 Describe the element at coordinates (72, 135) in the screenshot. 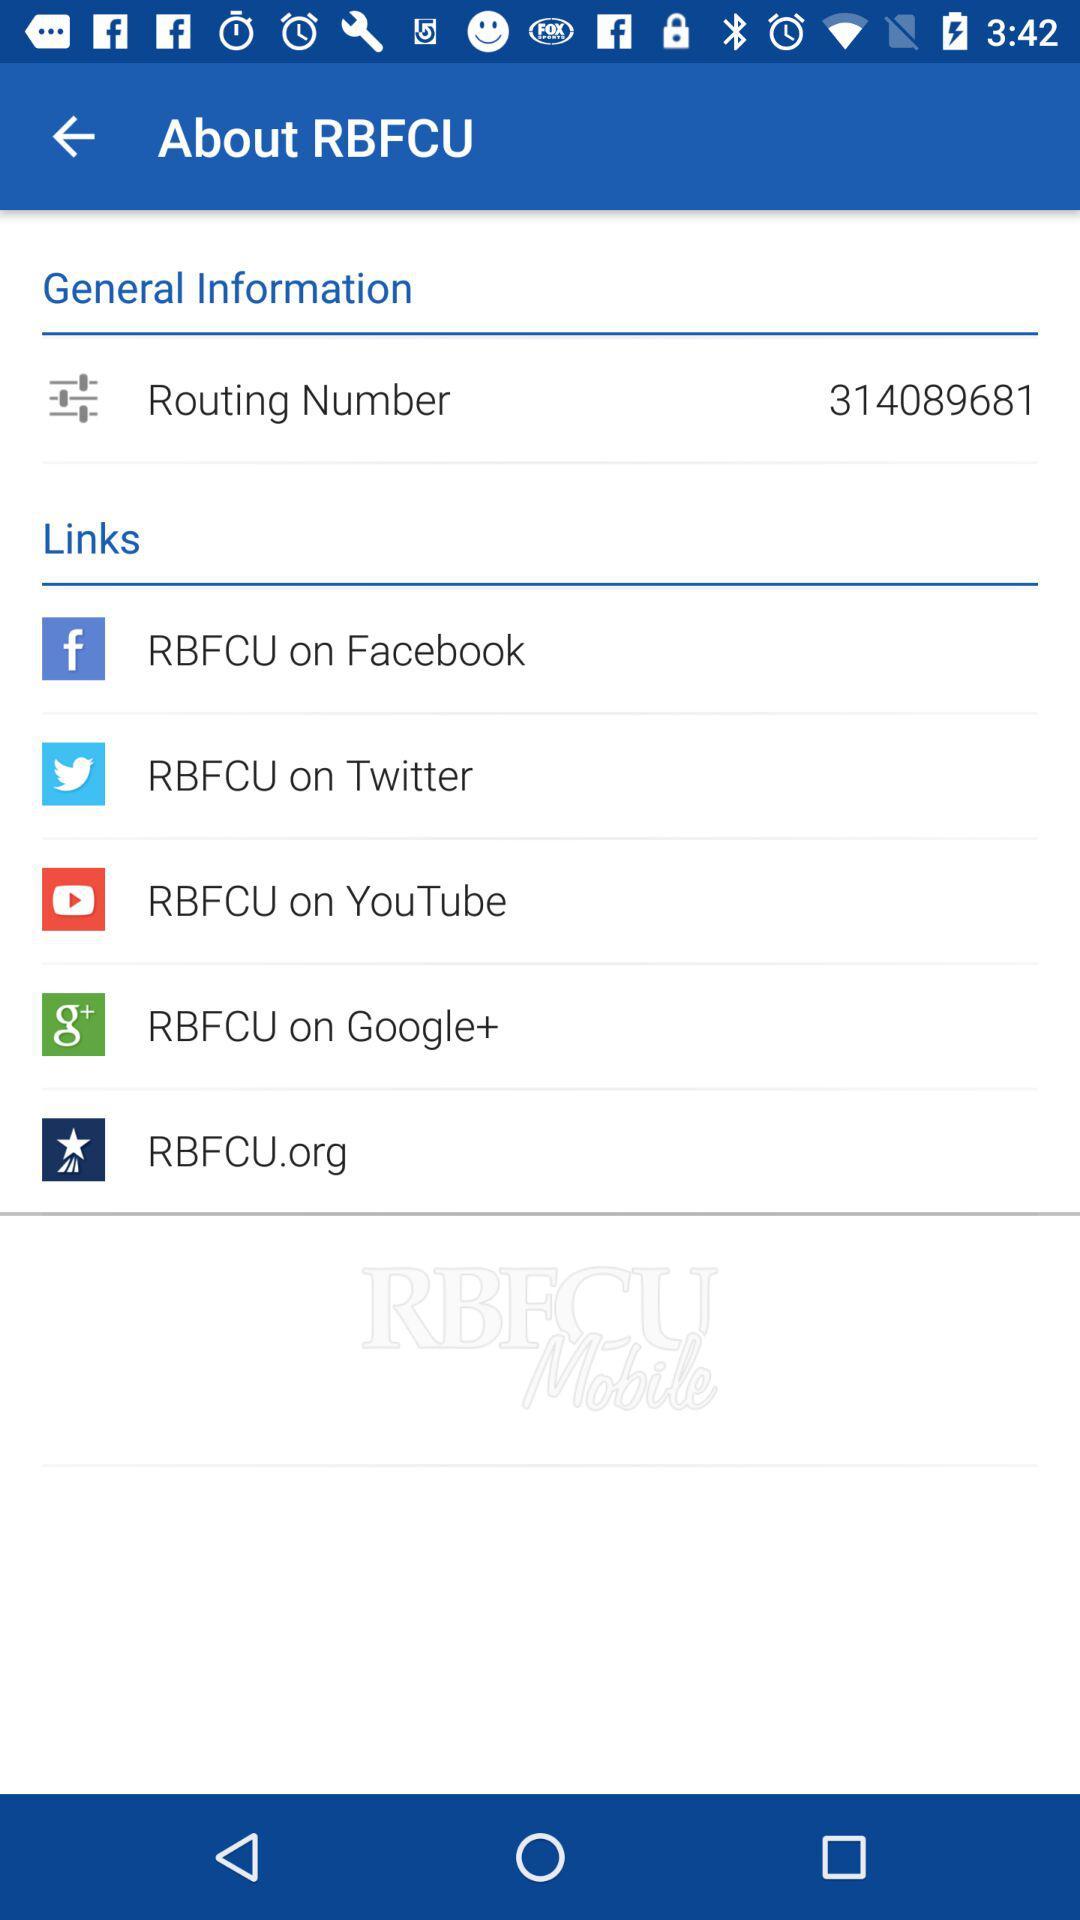

I see `the icon above the general information item` at that location.